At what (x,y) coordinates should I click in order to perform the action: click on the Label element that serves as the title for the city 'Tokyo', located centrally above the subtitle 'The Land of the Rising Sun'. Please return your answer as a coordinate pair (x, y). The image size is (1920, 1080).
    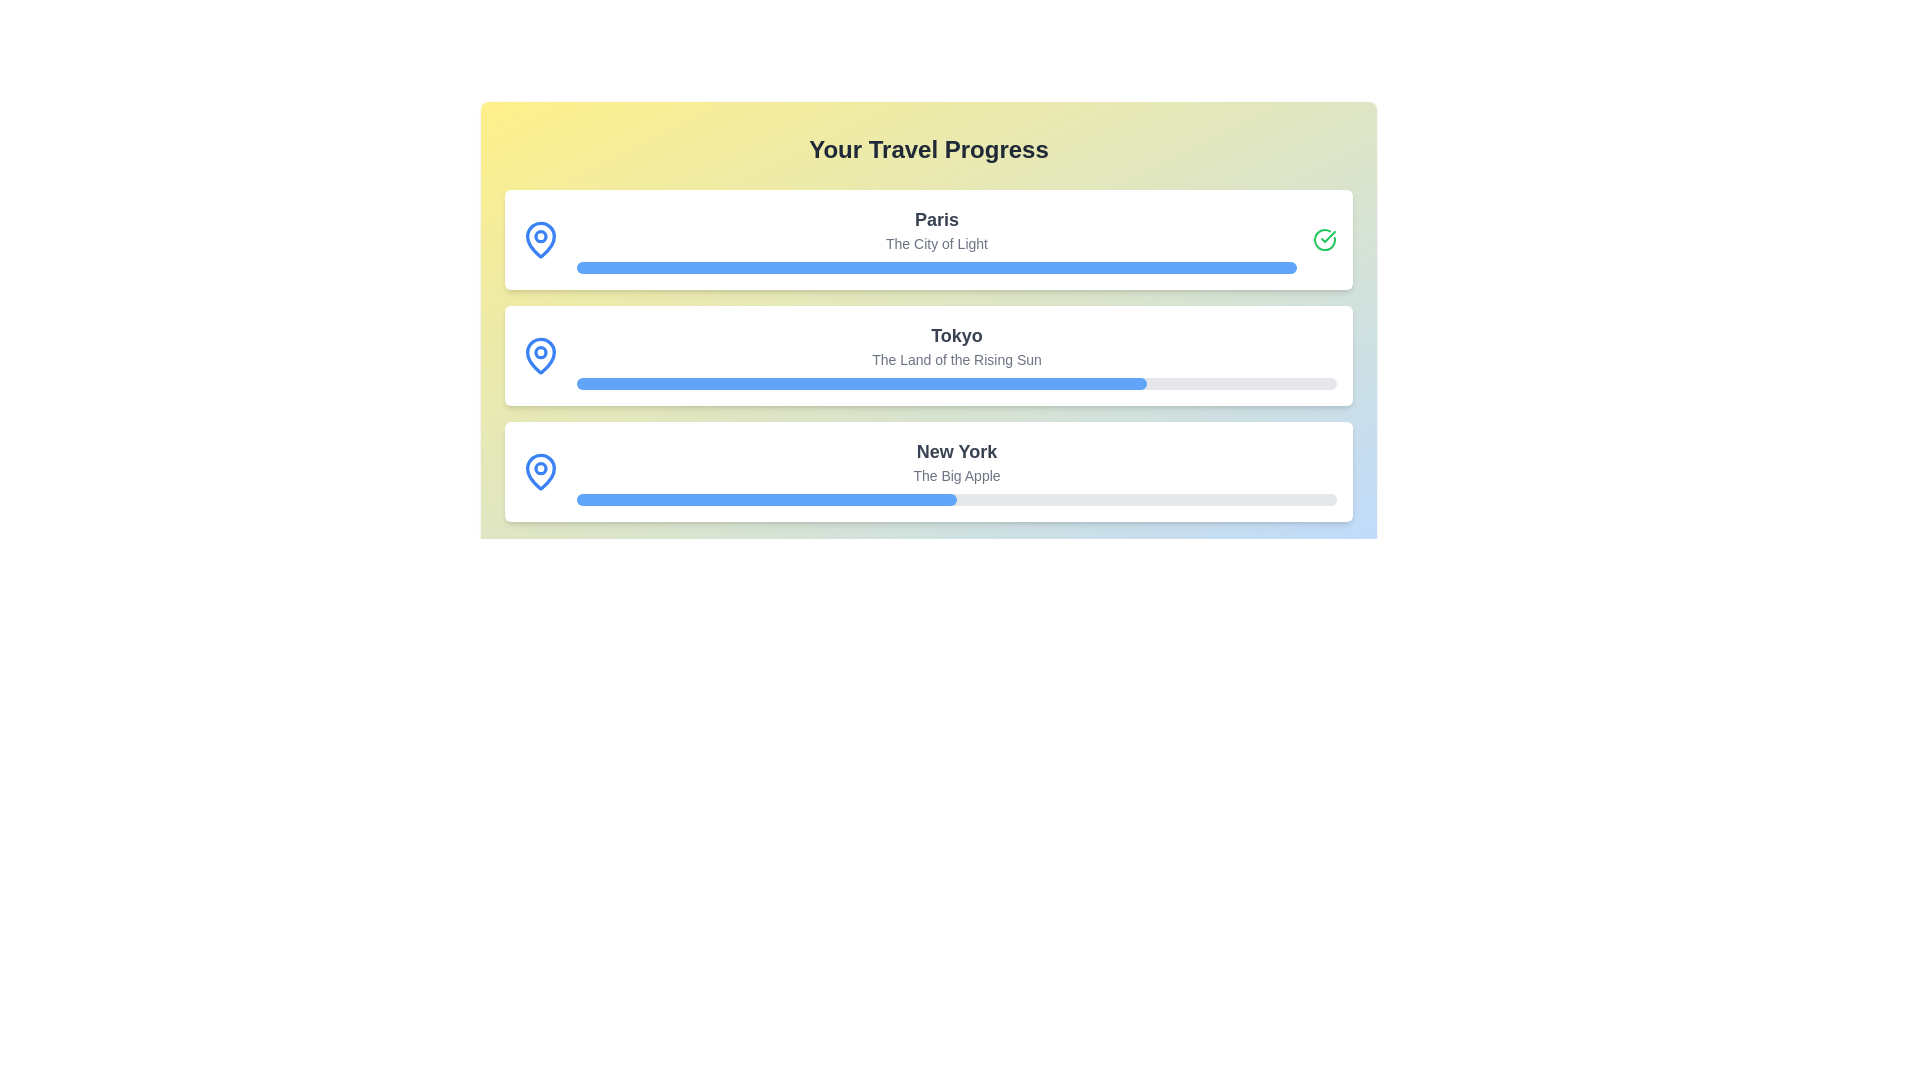
    Looking at the image, I should click on (955, 334).